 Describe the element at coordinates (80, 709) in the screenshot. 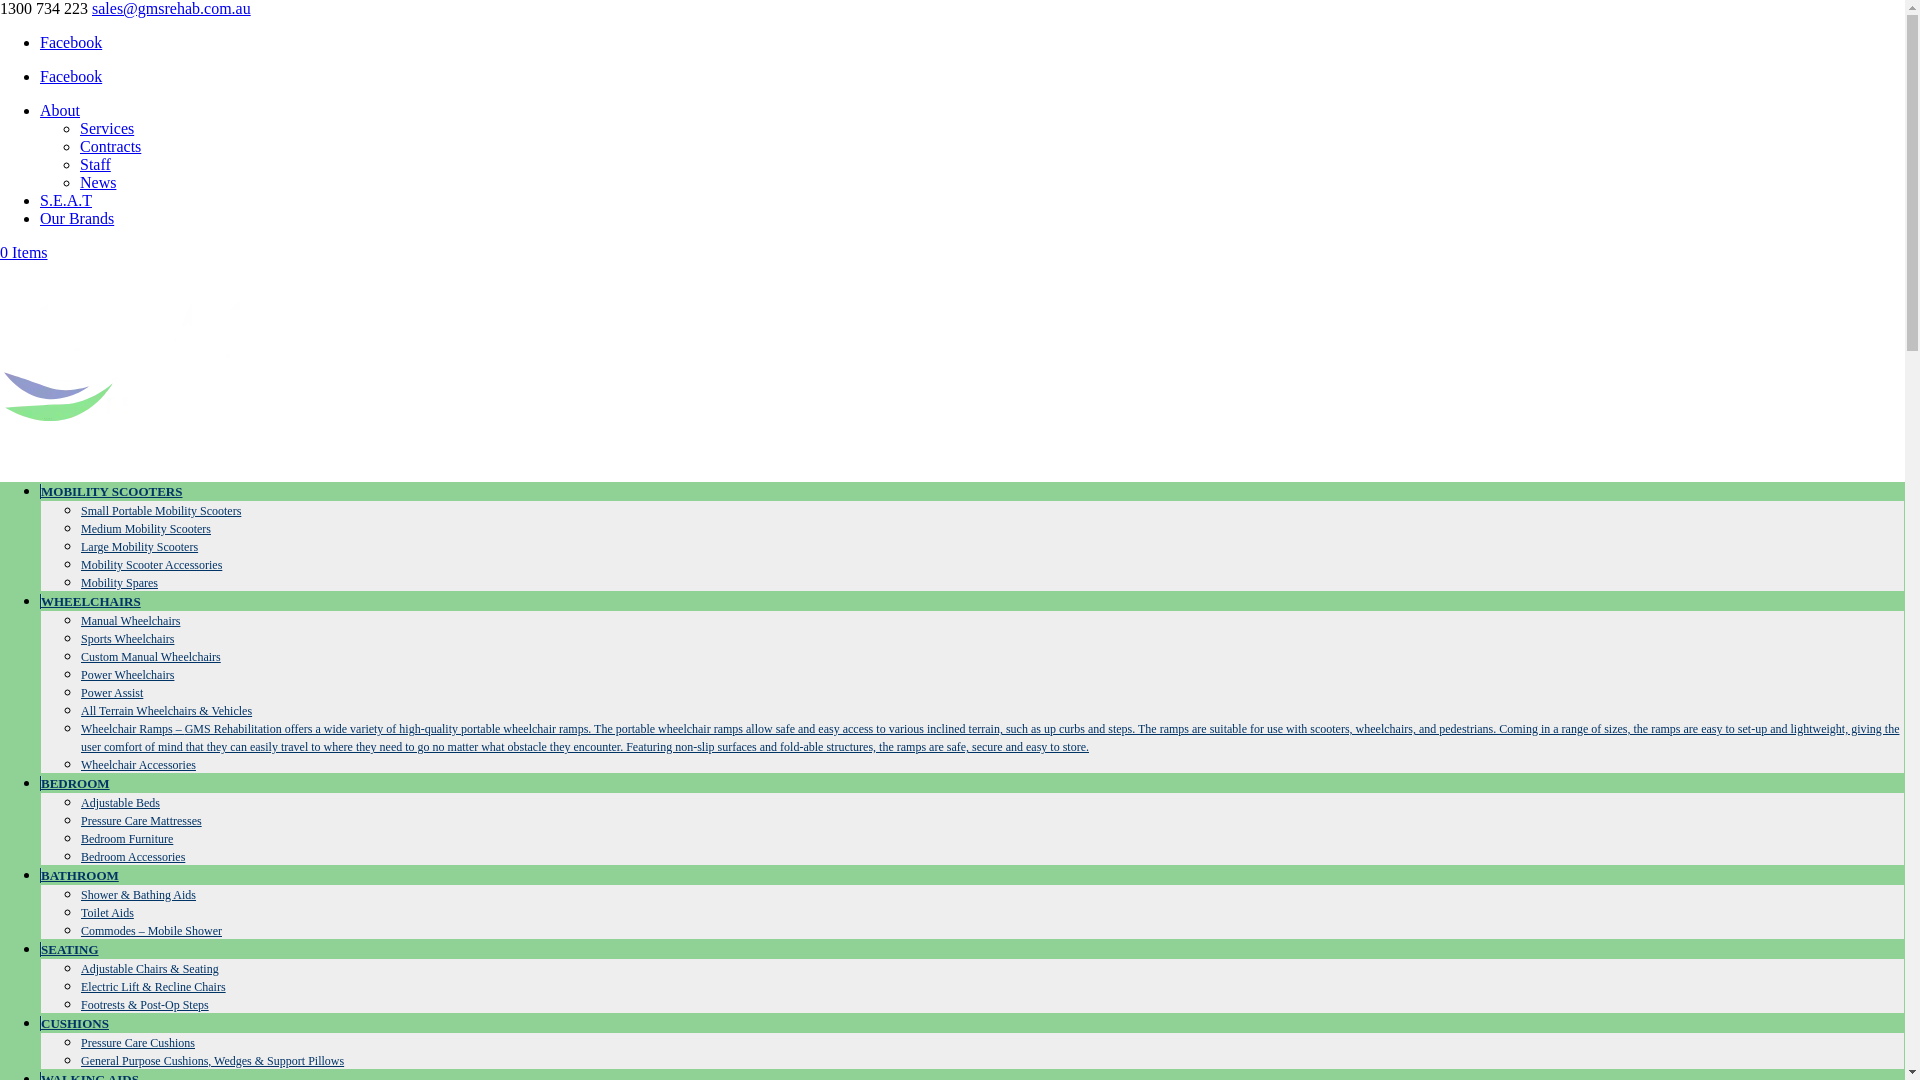

I see `'All Terrain Wheelchairs & Vehicles'` at that location.